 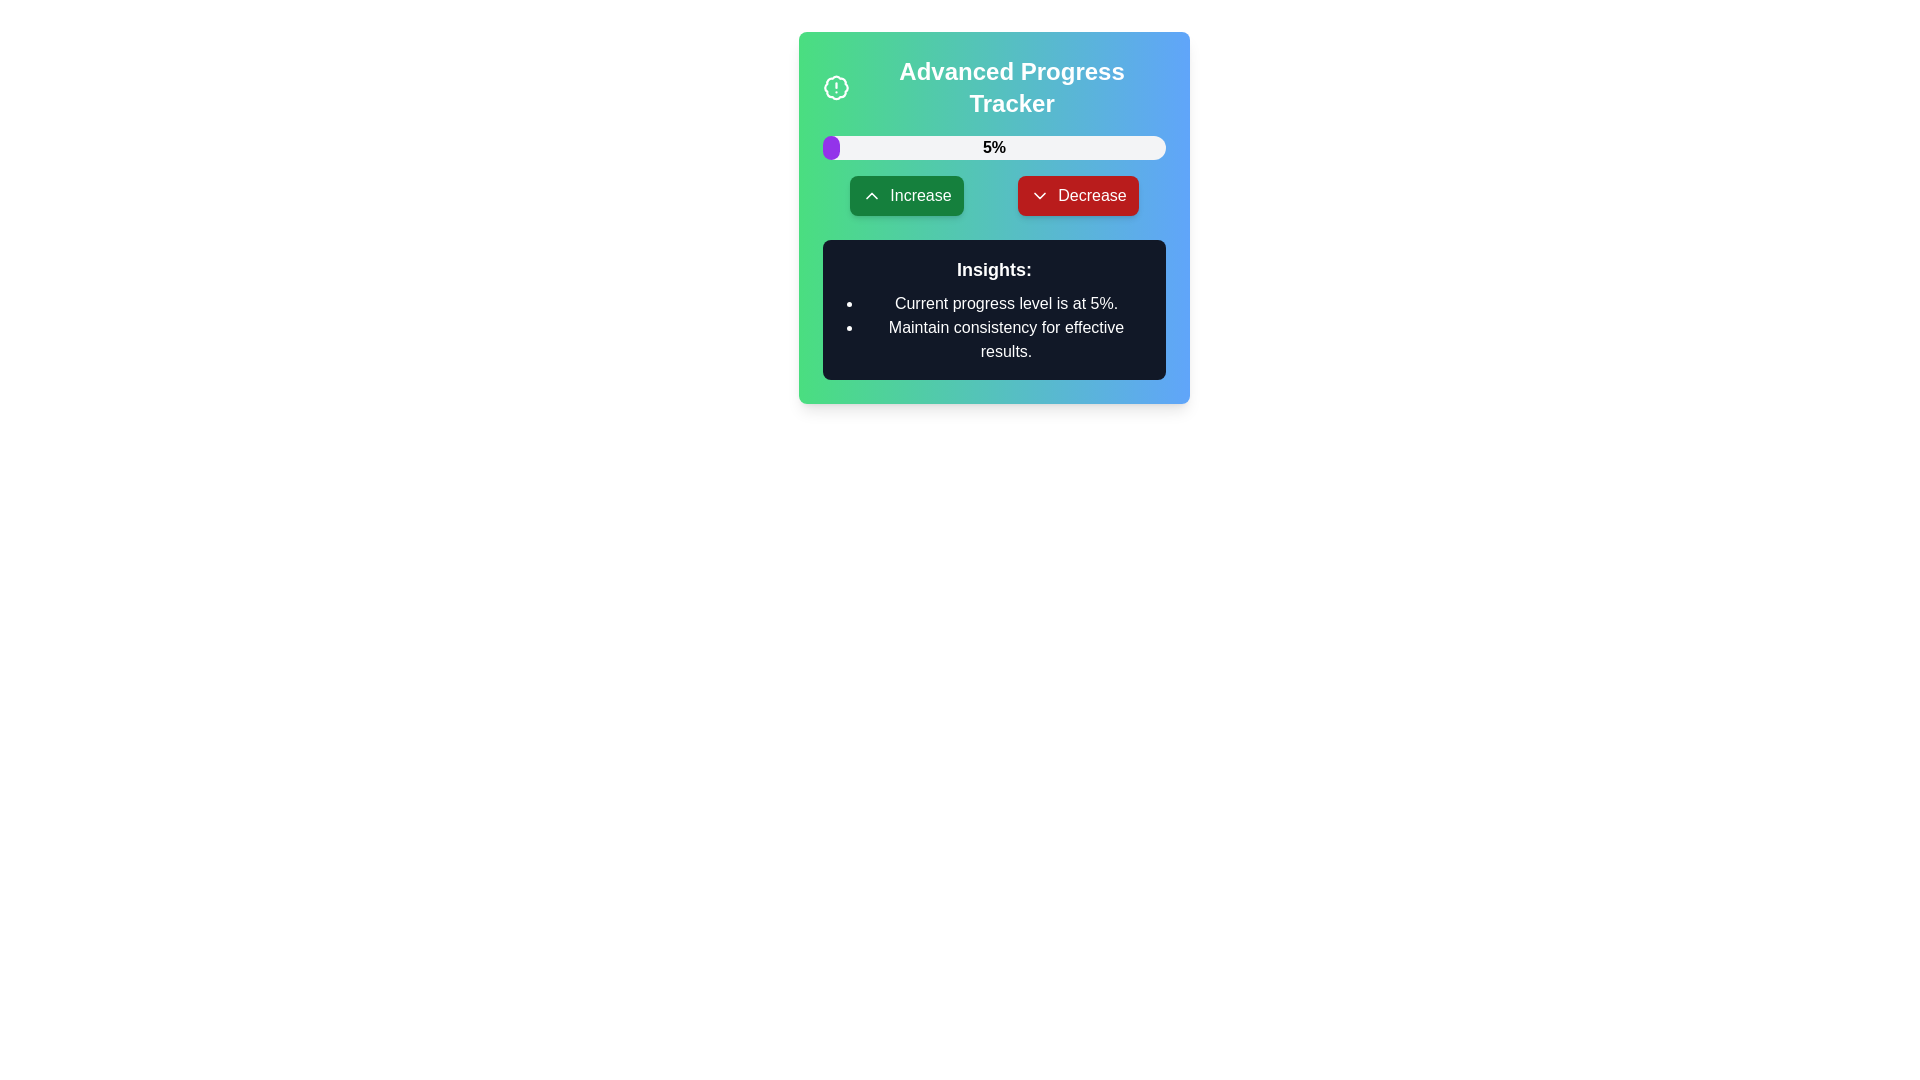 What do you see at coordinates (836, 87) in the screenshot?
I see `the Decorative badge icon located at the upper-left corner of the 'Advanced Progress Tracker' card interface` at bounding box center [836, 87].